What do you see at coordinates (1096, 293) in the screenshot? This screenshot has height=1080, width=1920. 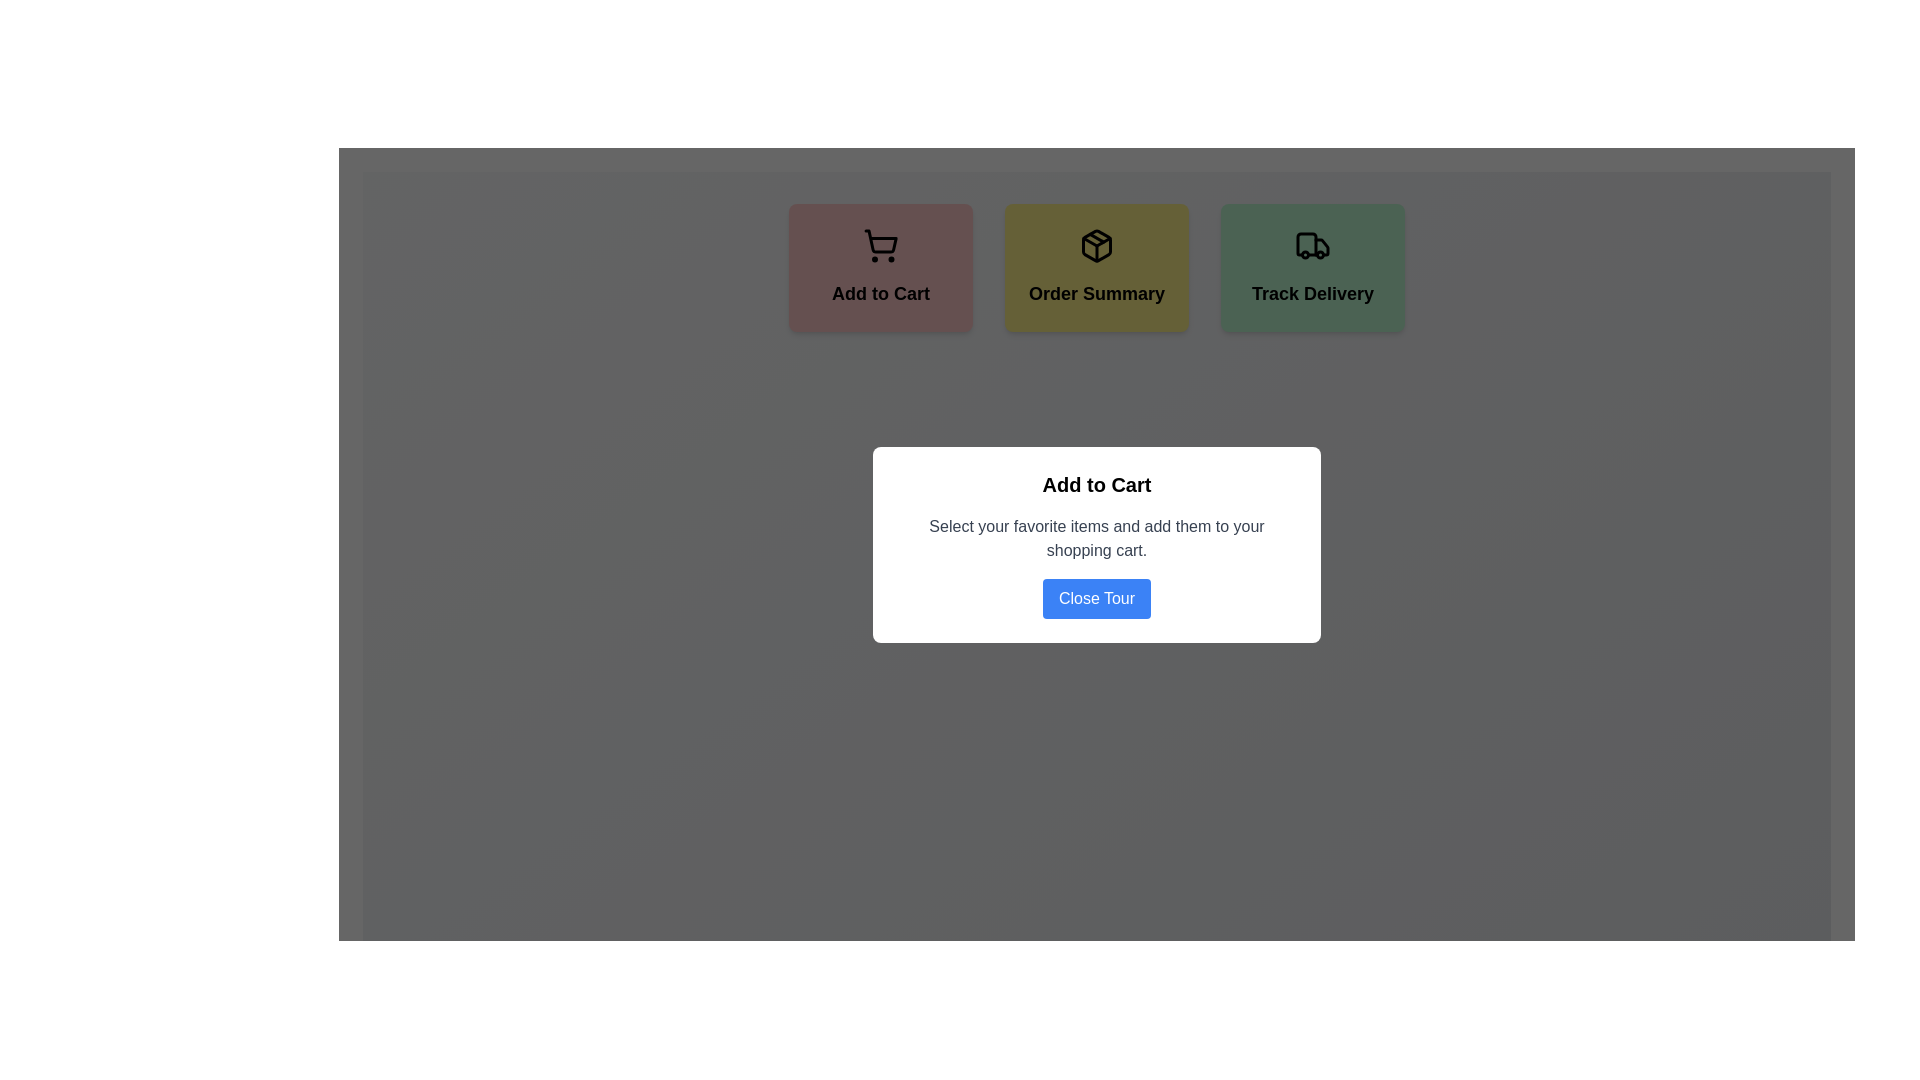 I see `the label that serves as a heading for summarizing order details, which is centrally aligned within a yellow rectangular card-like section` at bounding box center [1096, 293].